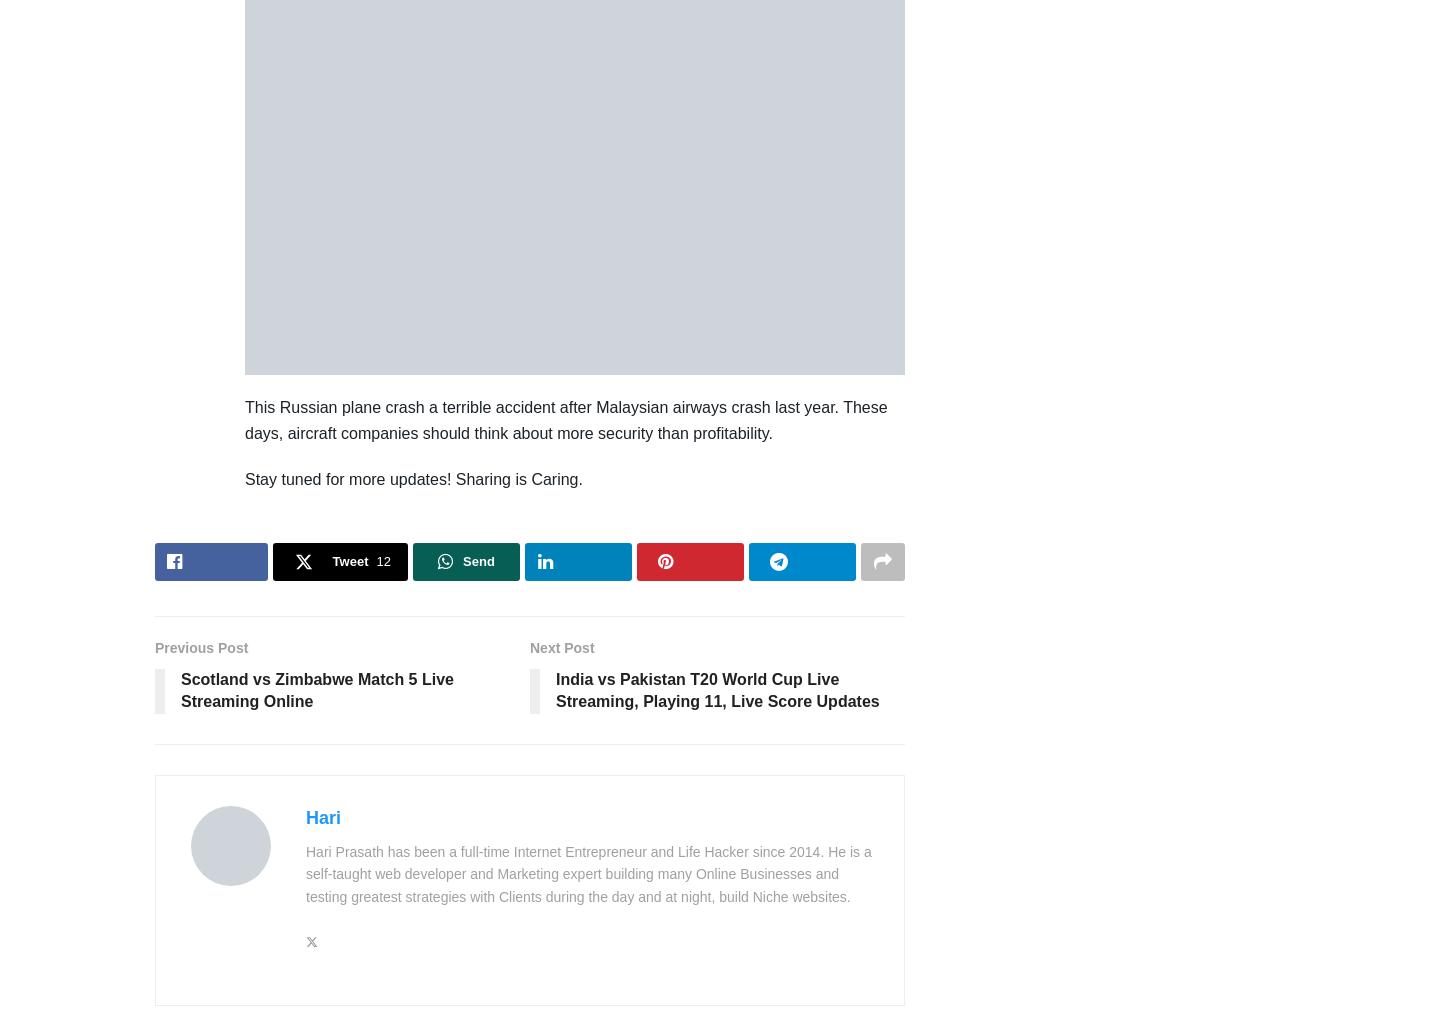  Describe the element at coordinates (305, 873) in the screenshot. I see `'Hari Prasath has been a full-time Internet Entrepreneur and Life Hacker since 2014. He is a self-taught web developer and Marketing expert building many Online Businesses and testing greatest strategies with Clients during the day and at night, build Niche websites.'` at that location.